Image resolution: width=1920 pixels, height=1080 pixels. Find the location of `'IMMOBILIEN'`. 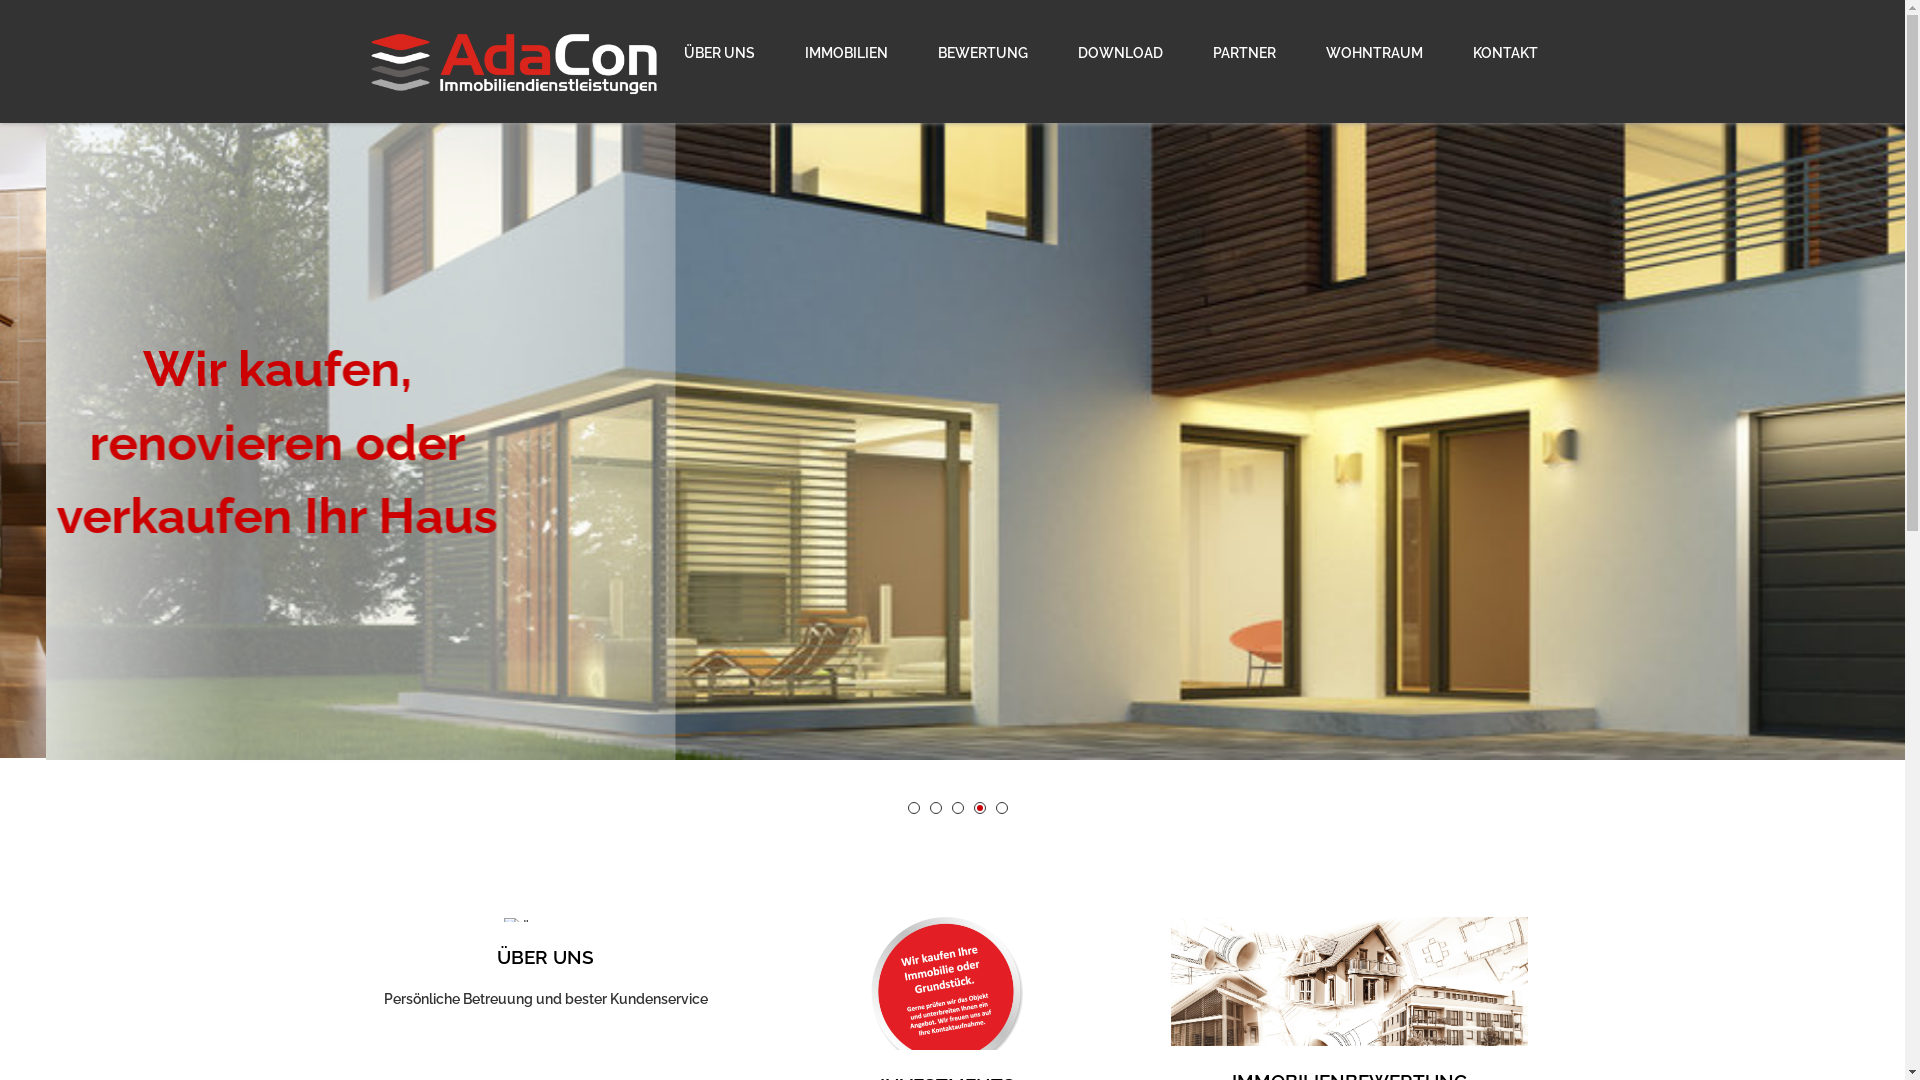

'IMMOBILIEN' is located at coordinates (781, 52).